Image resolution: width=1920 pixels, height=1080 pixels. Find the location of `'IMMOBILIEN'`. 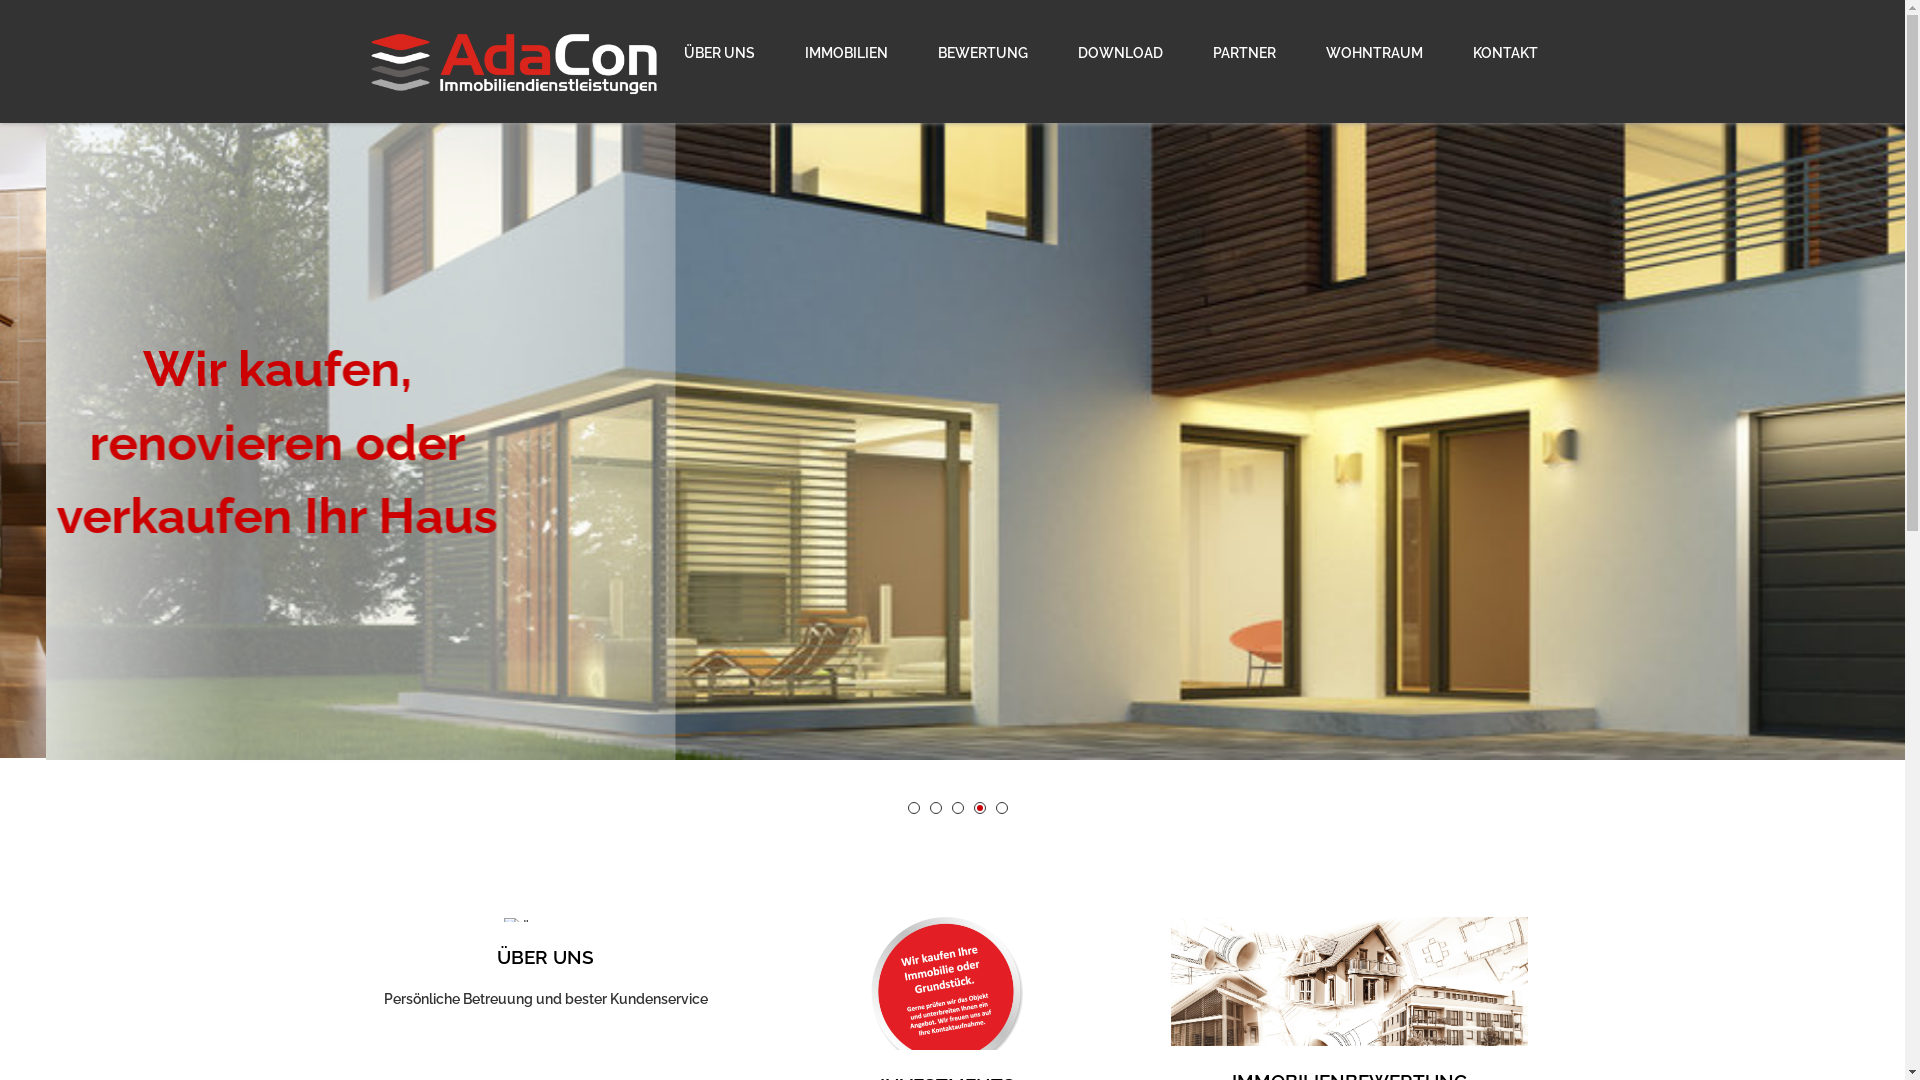

'IMMOBILIEN' is located at coordinates (781, 52).